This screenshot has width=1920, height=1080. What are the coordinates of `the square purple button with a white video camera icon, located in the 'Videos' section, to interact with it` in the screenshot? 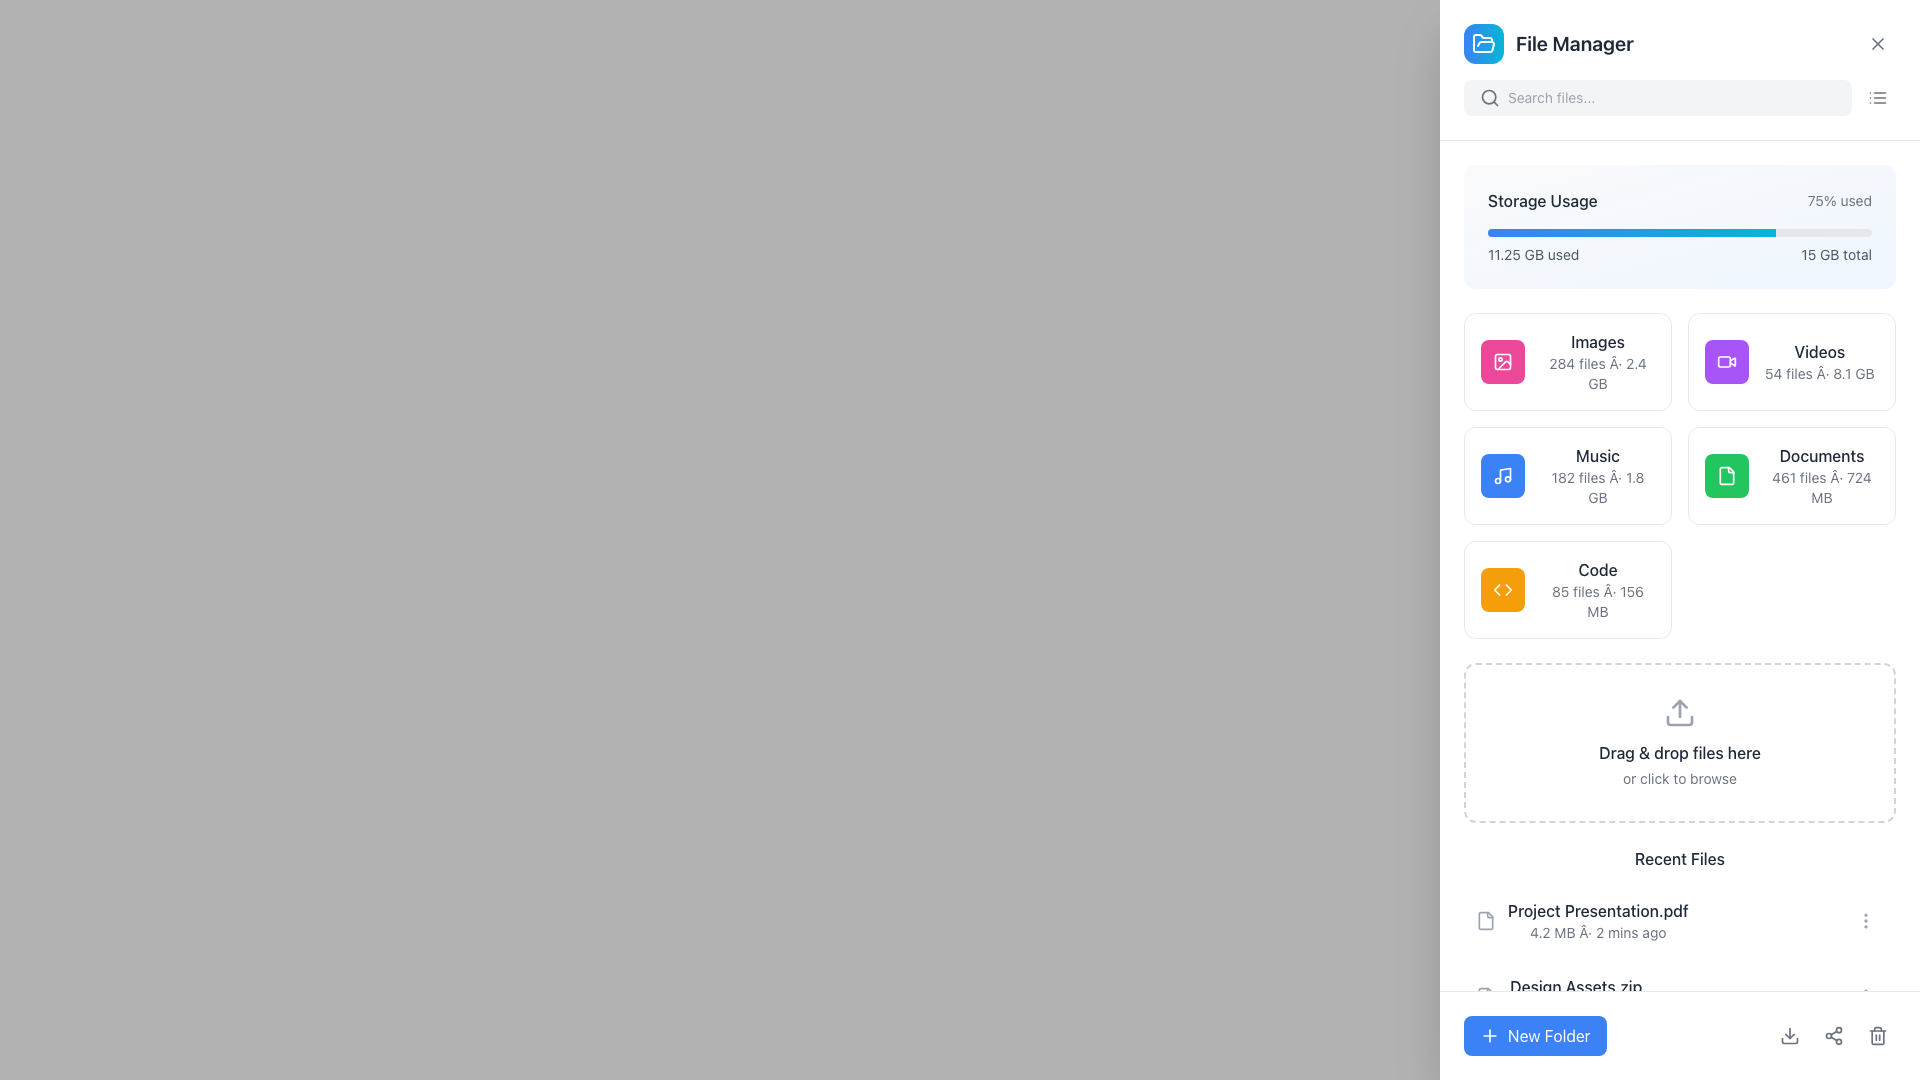 It's located at (1726, 362).